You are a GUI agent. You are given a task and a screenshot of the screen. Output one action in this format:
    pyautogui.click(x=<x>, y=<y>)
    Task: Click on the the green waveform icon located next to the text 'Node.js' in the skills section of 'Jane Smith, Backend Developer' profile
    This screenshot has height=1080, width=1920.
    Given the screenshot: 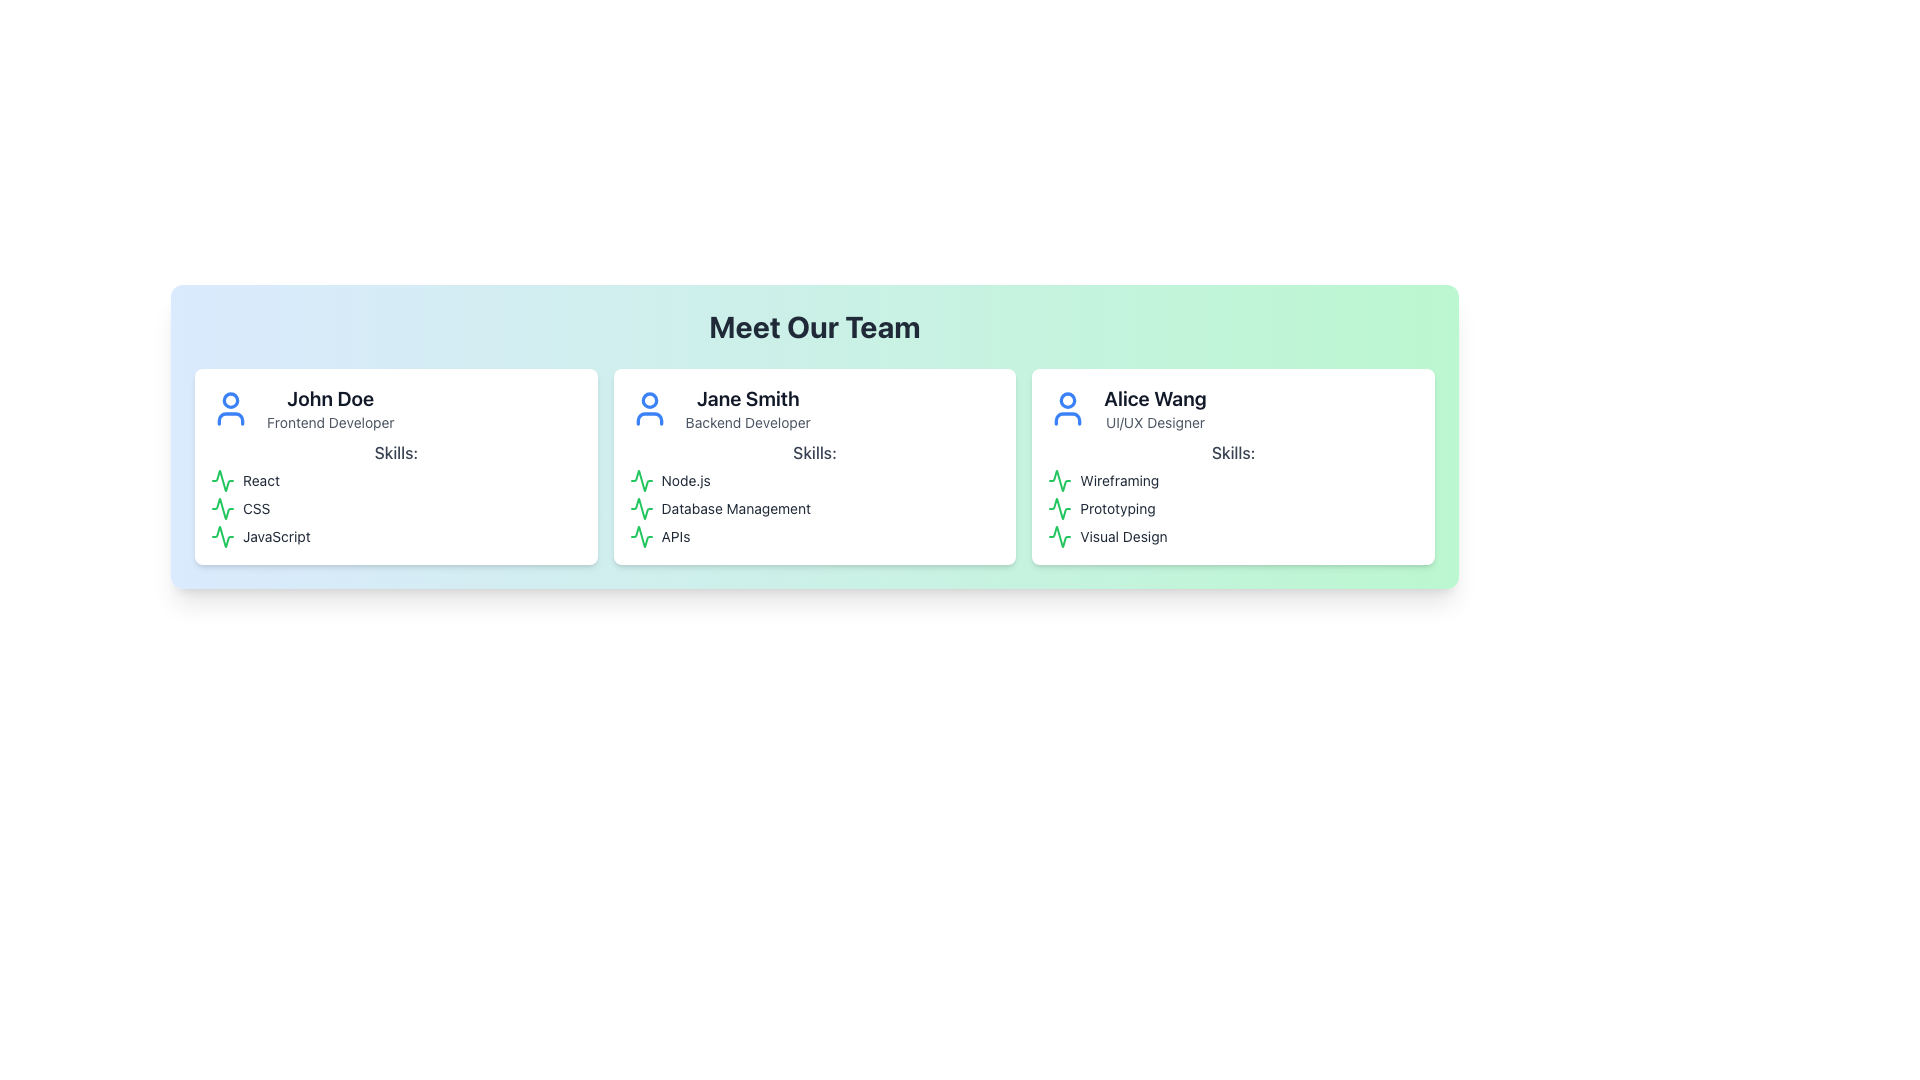 What is the action you would take?
    pyautogui.click(x=641, y=481)
    